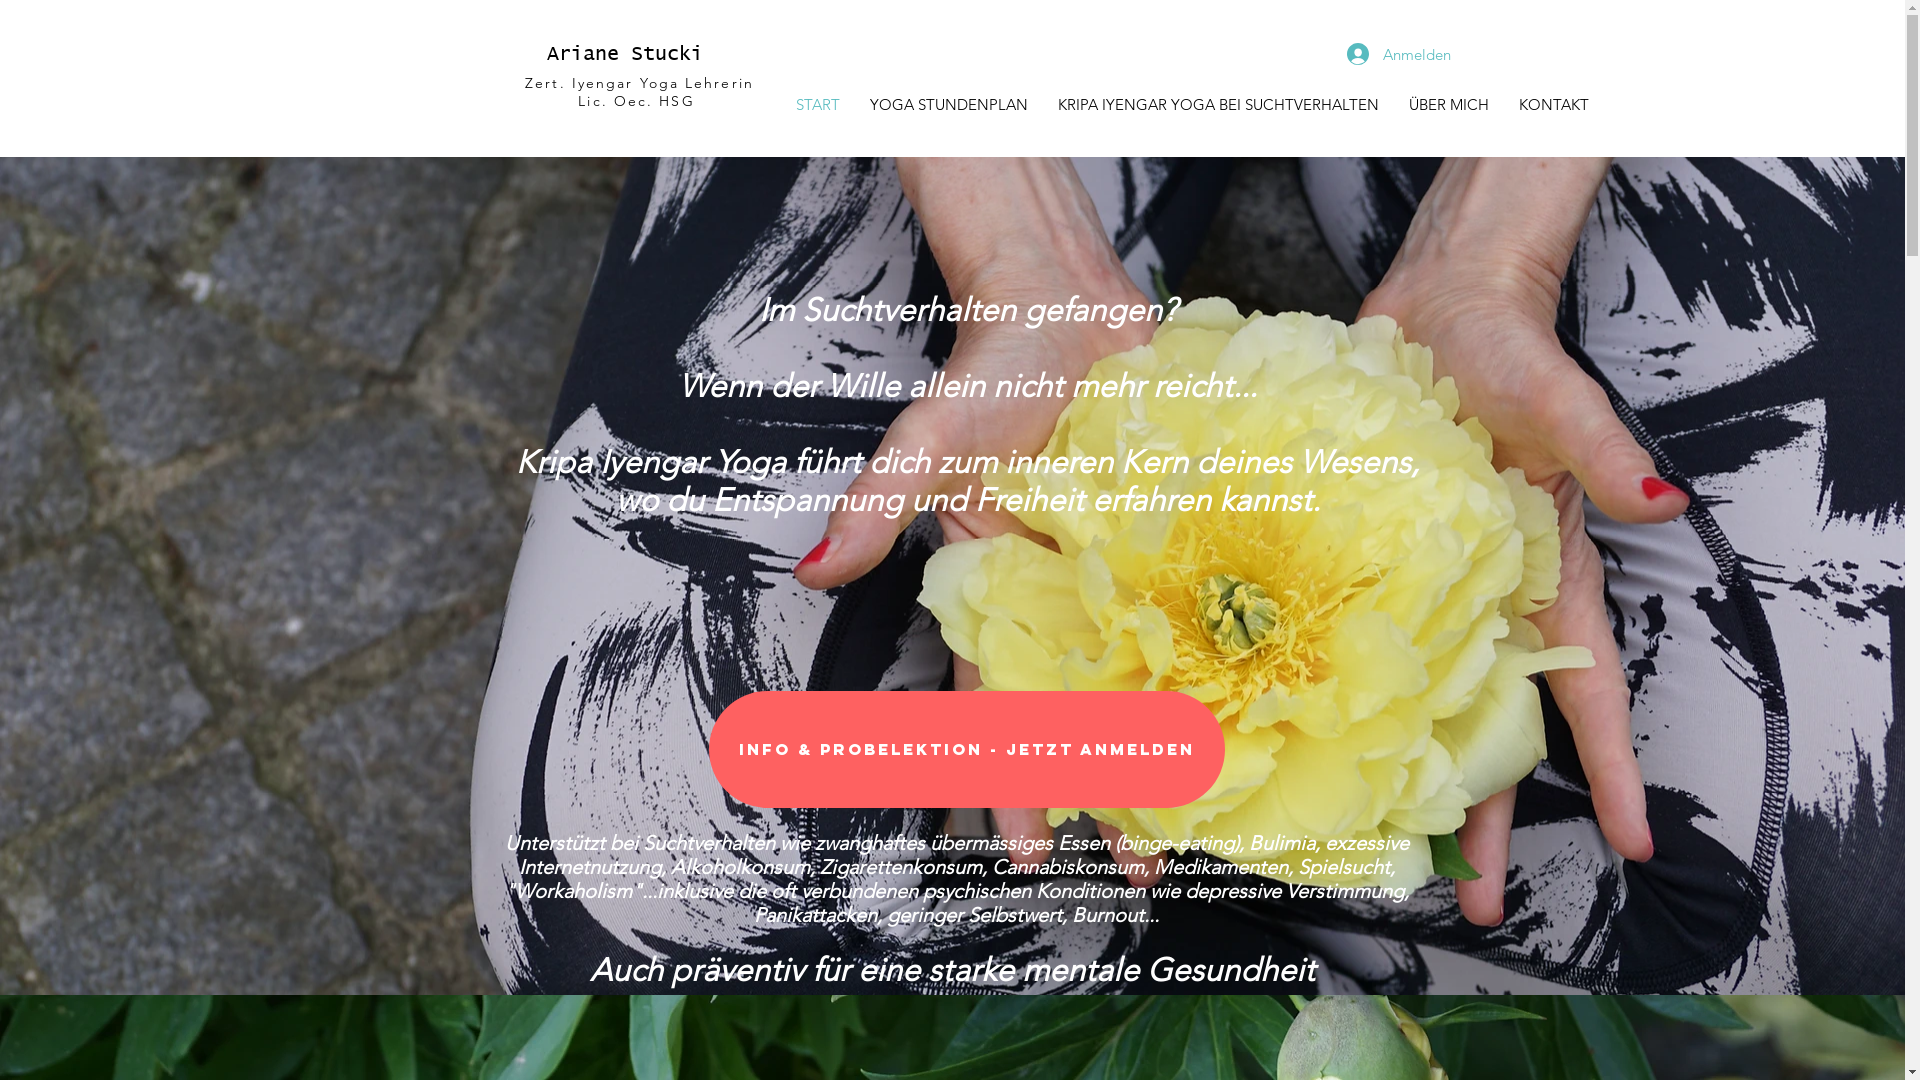 The height and width of the screenshot is (1080, 1920). What do you see at coordinates (1553, 104) in the screenshot?
I see `'KONTAKT'` at bounding box center [1553, 104].